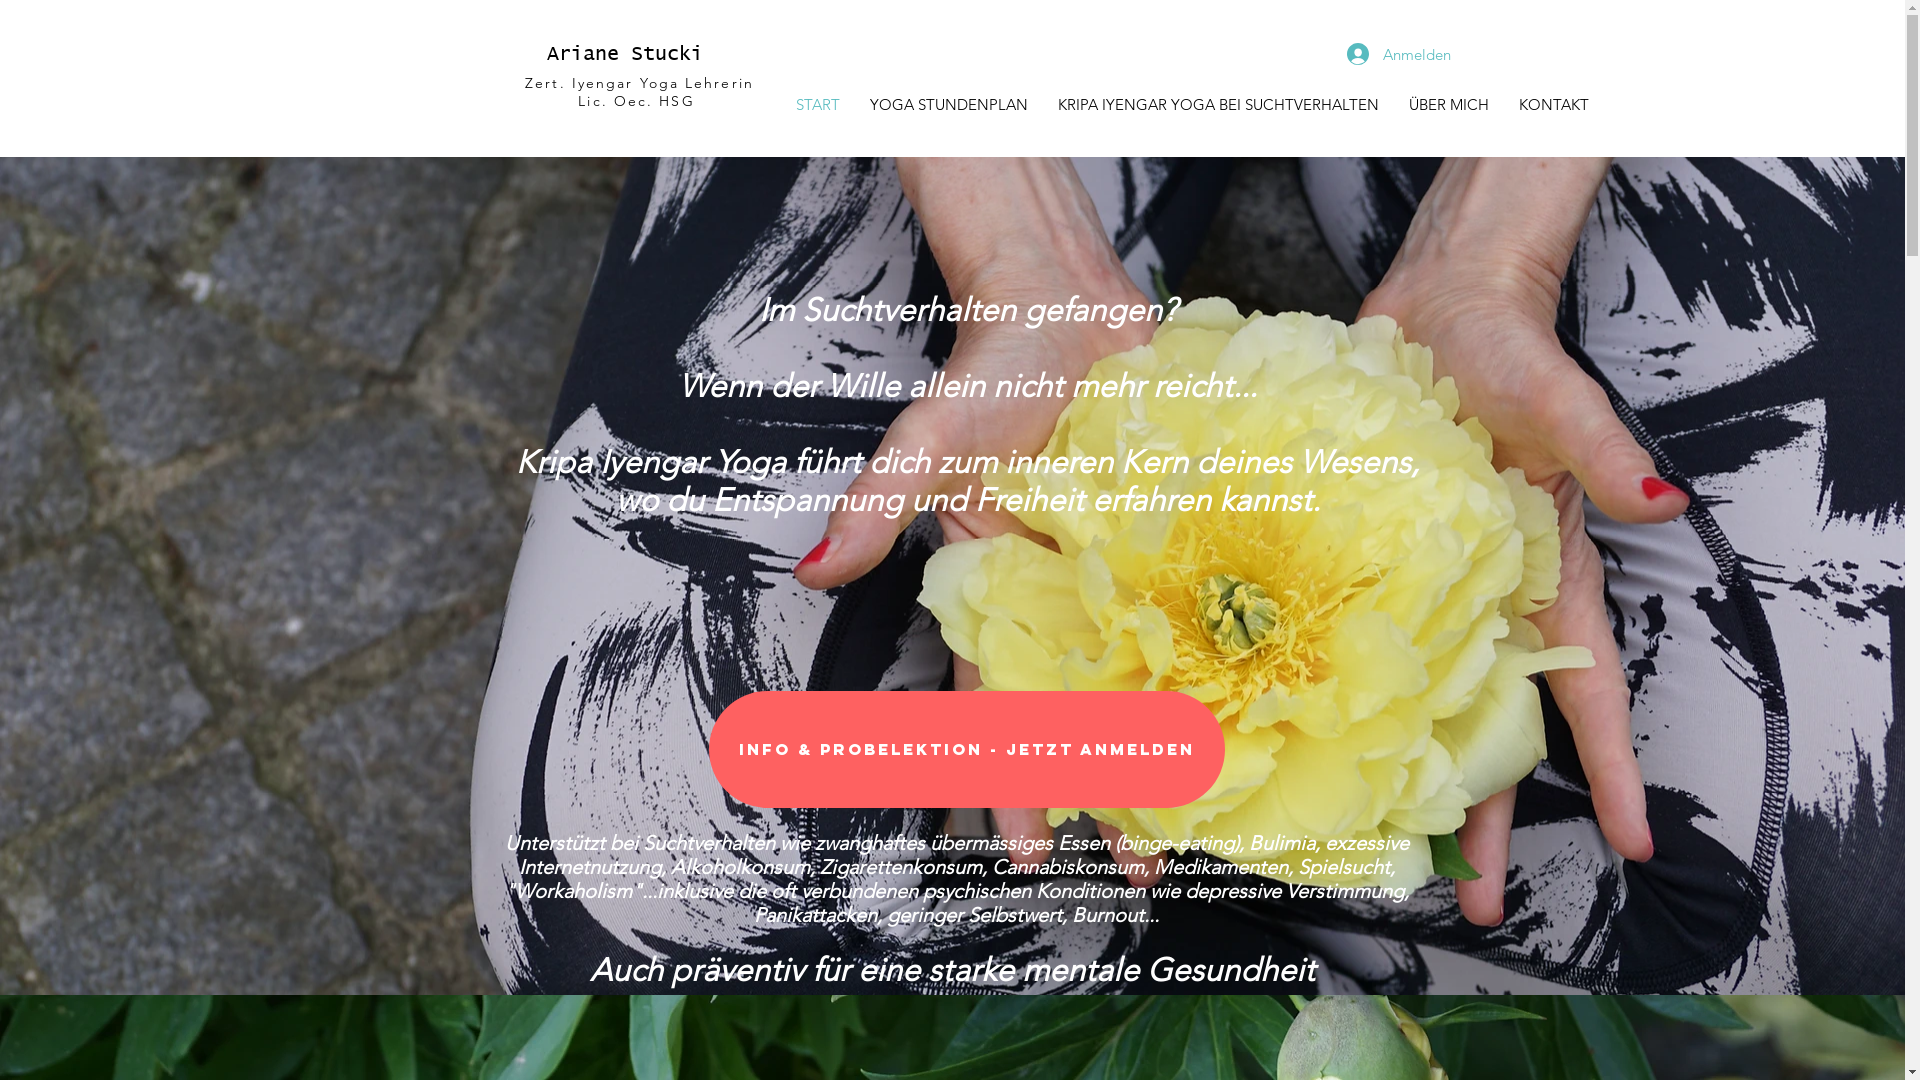 The height and width of the screenshot is (1080, 1920). What do you see at coordinates (1553, 104) in the screenshot?
I see `'KONTAKT'` at bounding box center [1553, 104].